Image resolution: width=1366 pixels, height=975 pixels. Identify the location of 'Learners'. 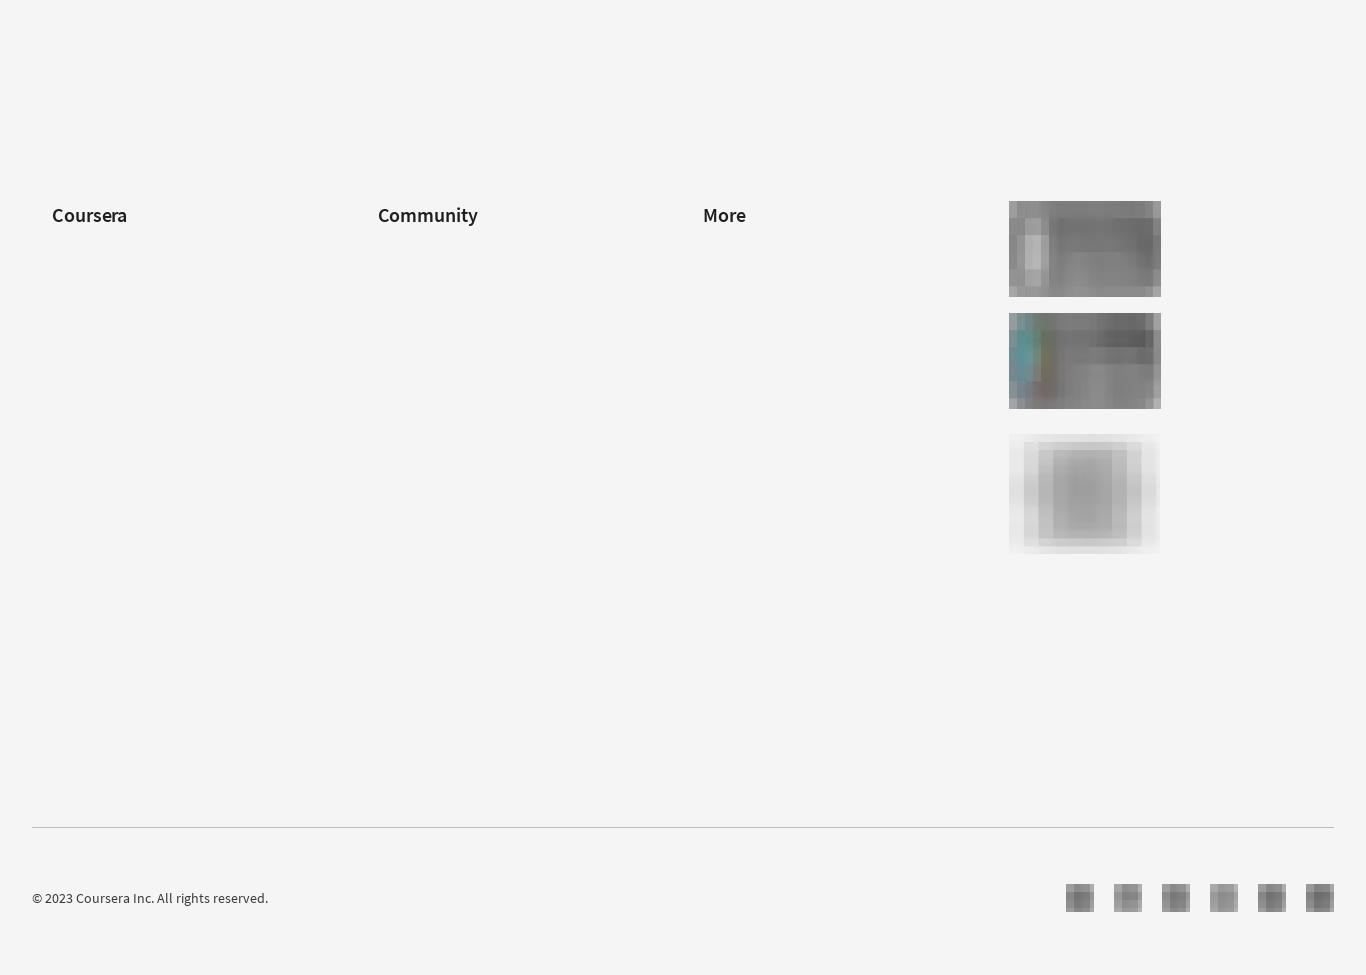
(401, 249).